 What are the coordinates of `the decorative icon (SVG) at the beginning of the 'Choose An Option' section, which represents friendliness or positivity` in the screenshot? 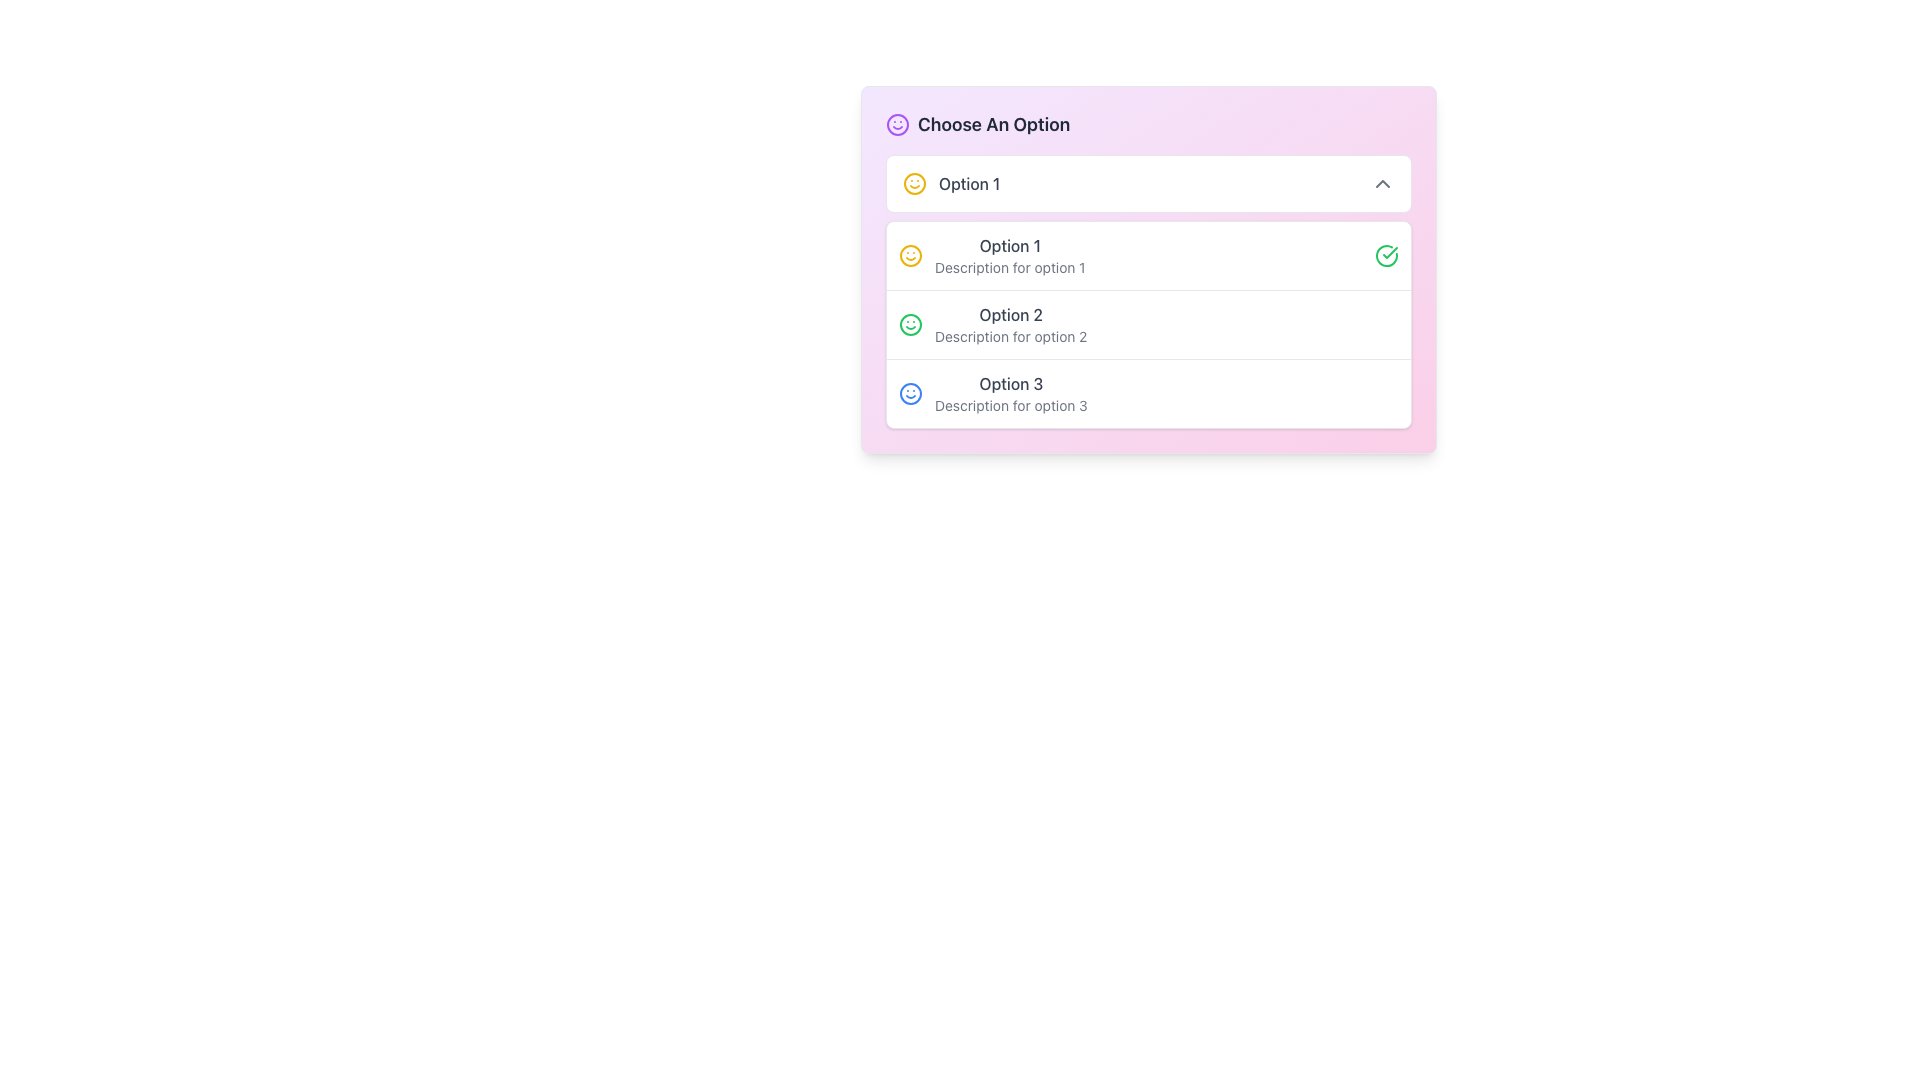 It's located at (896, 124).